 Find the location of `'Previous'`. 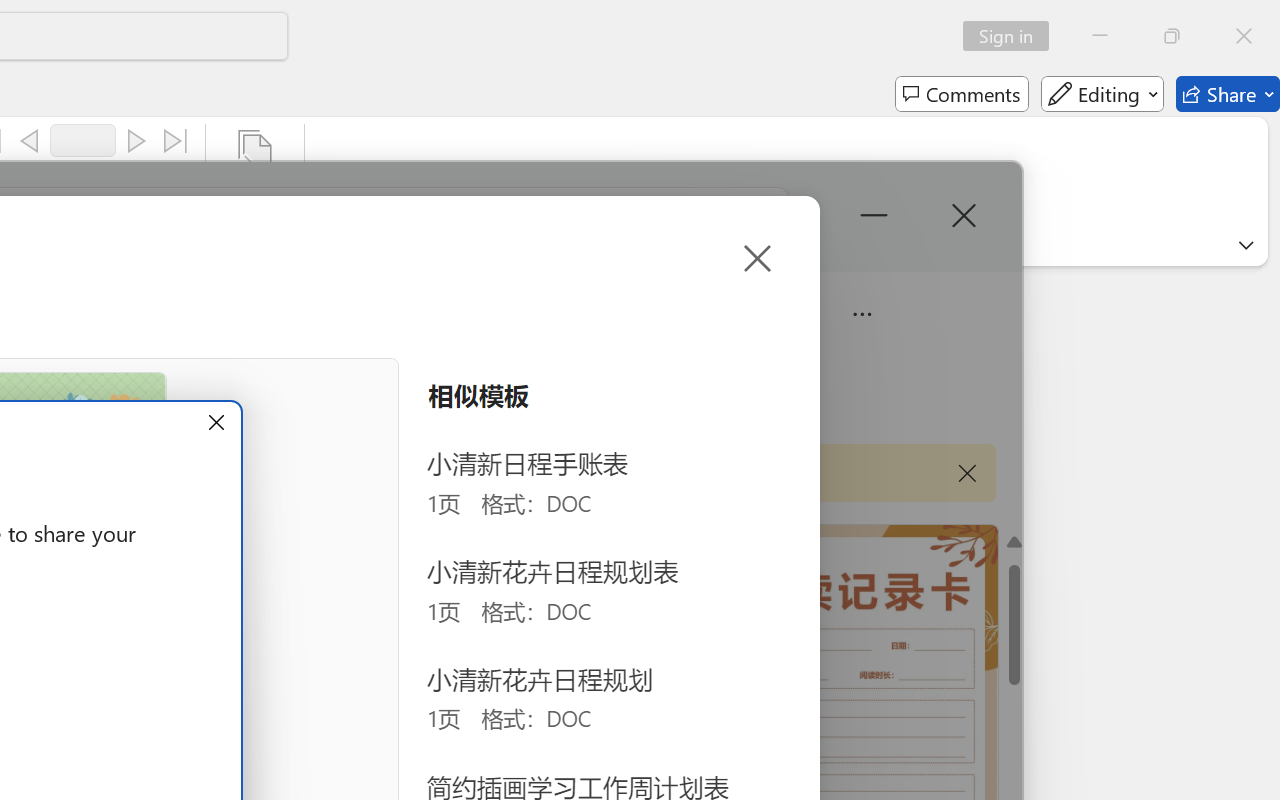

'Previous' is located at coordinates (29, 141).